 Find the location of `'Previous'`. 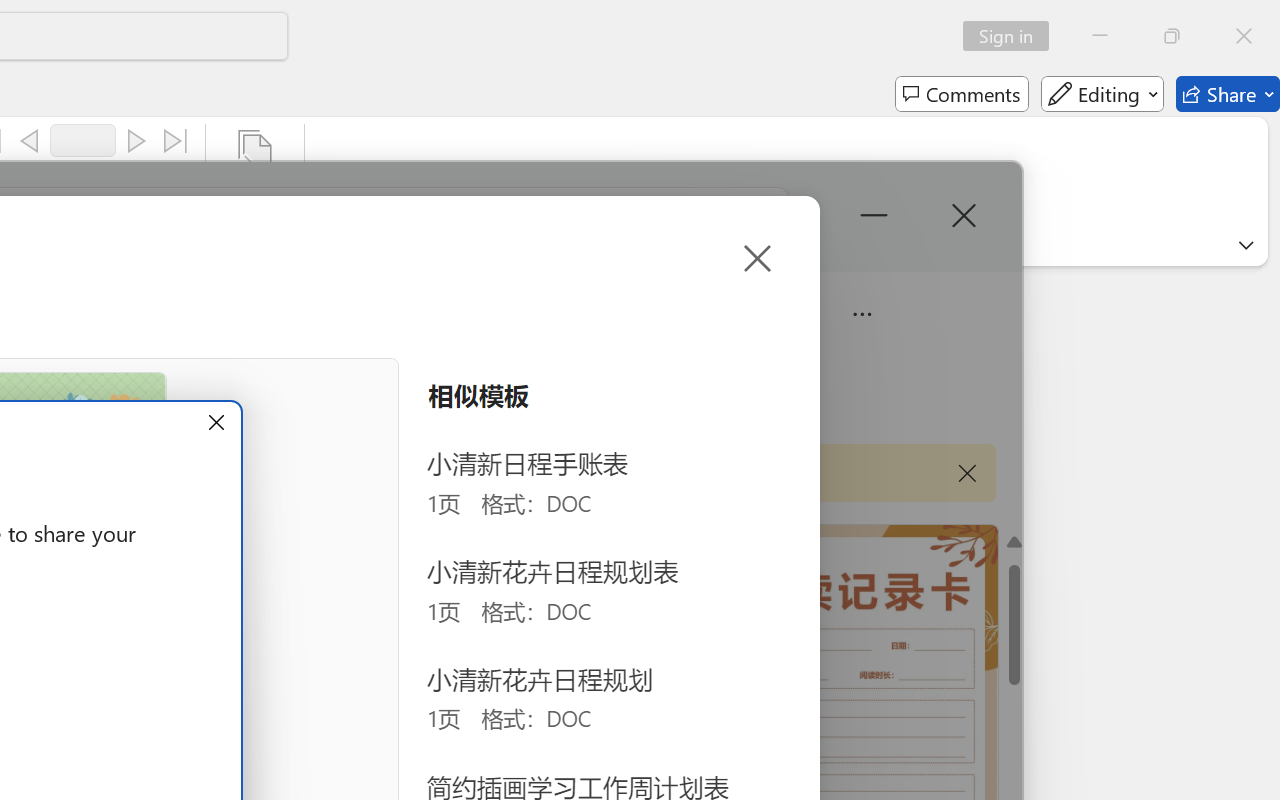

'Previous' is located at coordinates (29, 141).